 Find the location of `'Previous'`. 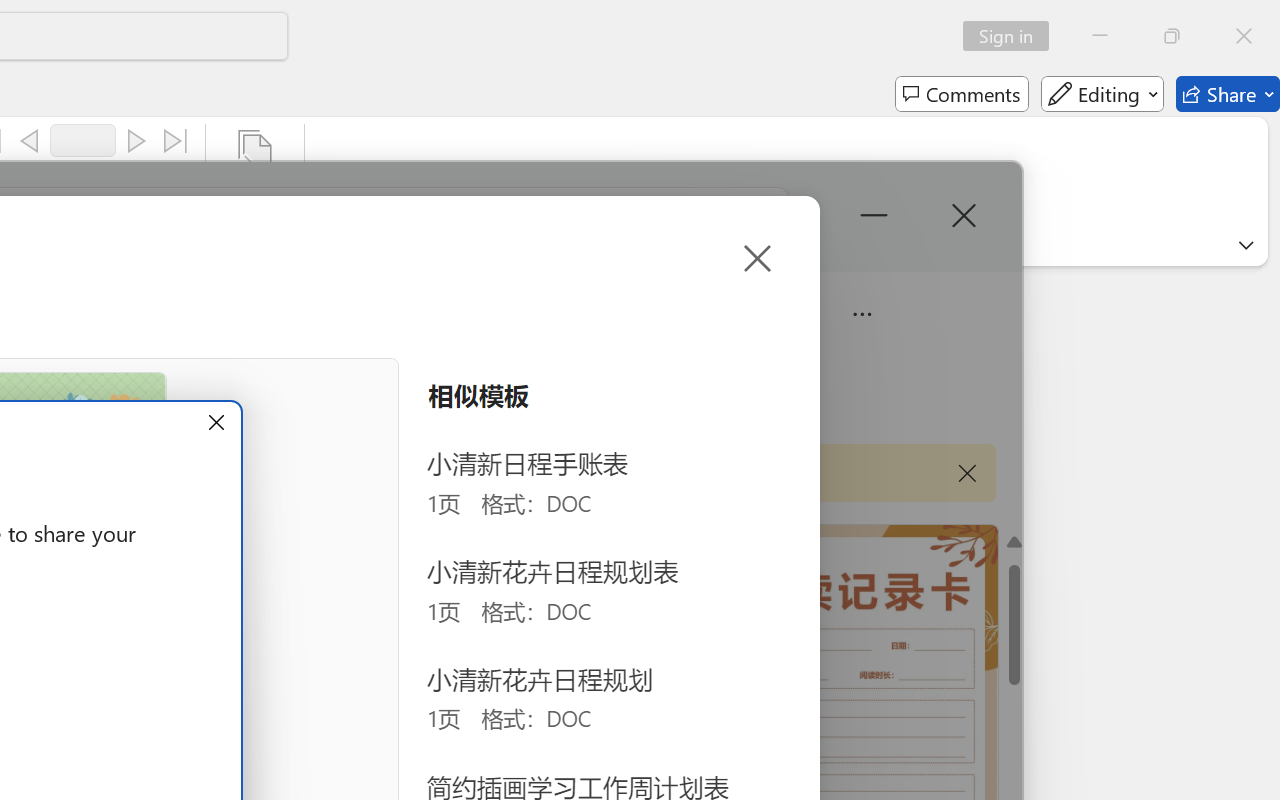

'Previous' is located at coordinates (29, 141).